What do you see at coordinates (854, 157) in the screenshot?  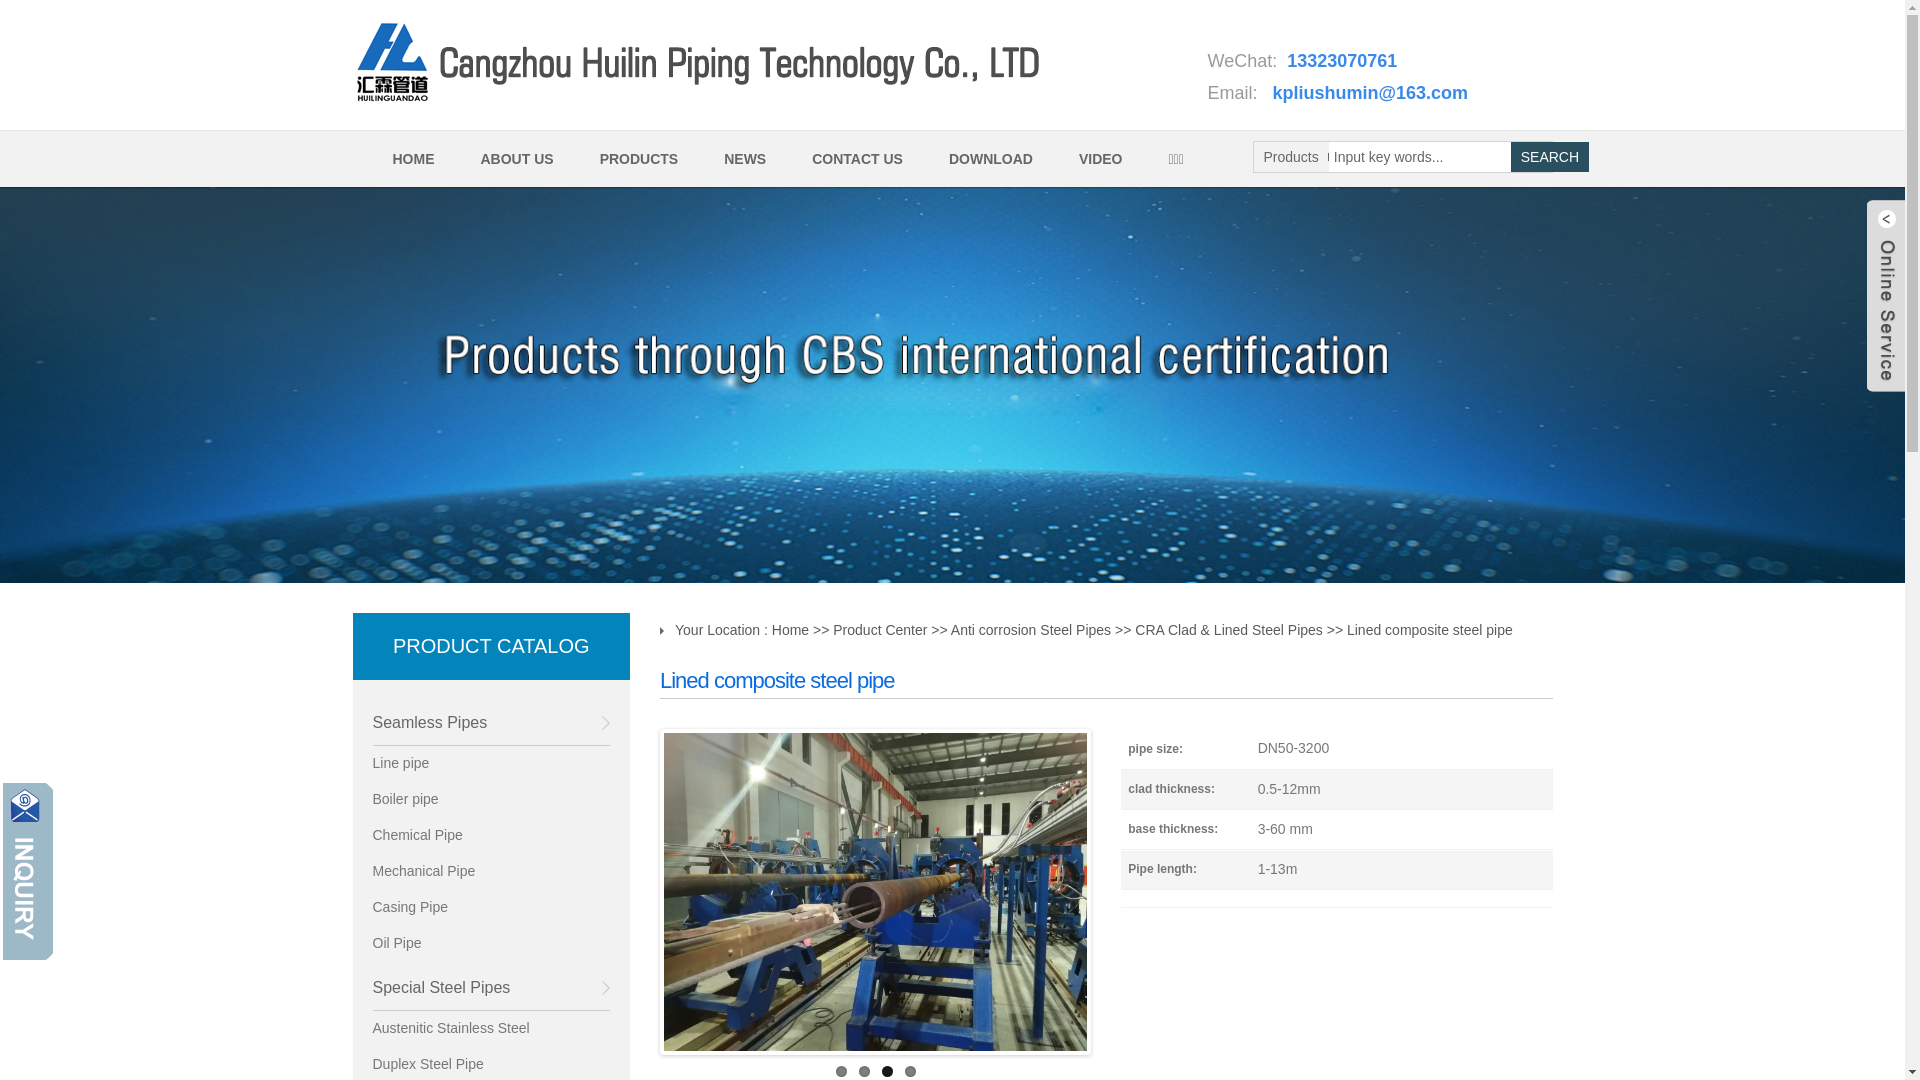 I see `'CONTACT US'` at bounding box center [854, 157].